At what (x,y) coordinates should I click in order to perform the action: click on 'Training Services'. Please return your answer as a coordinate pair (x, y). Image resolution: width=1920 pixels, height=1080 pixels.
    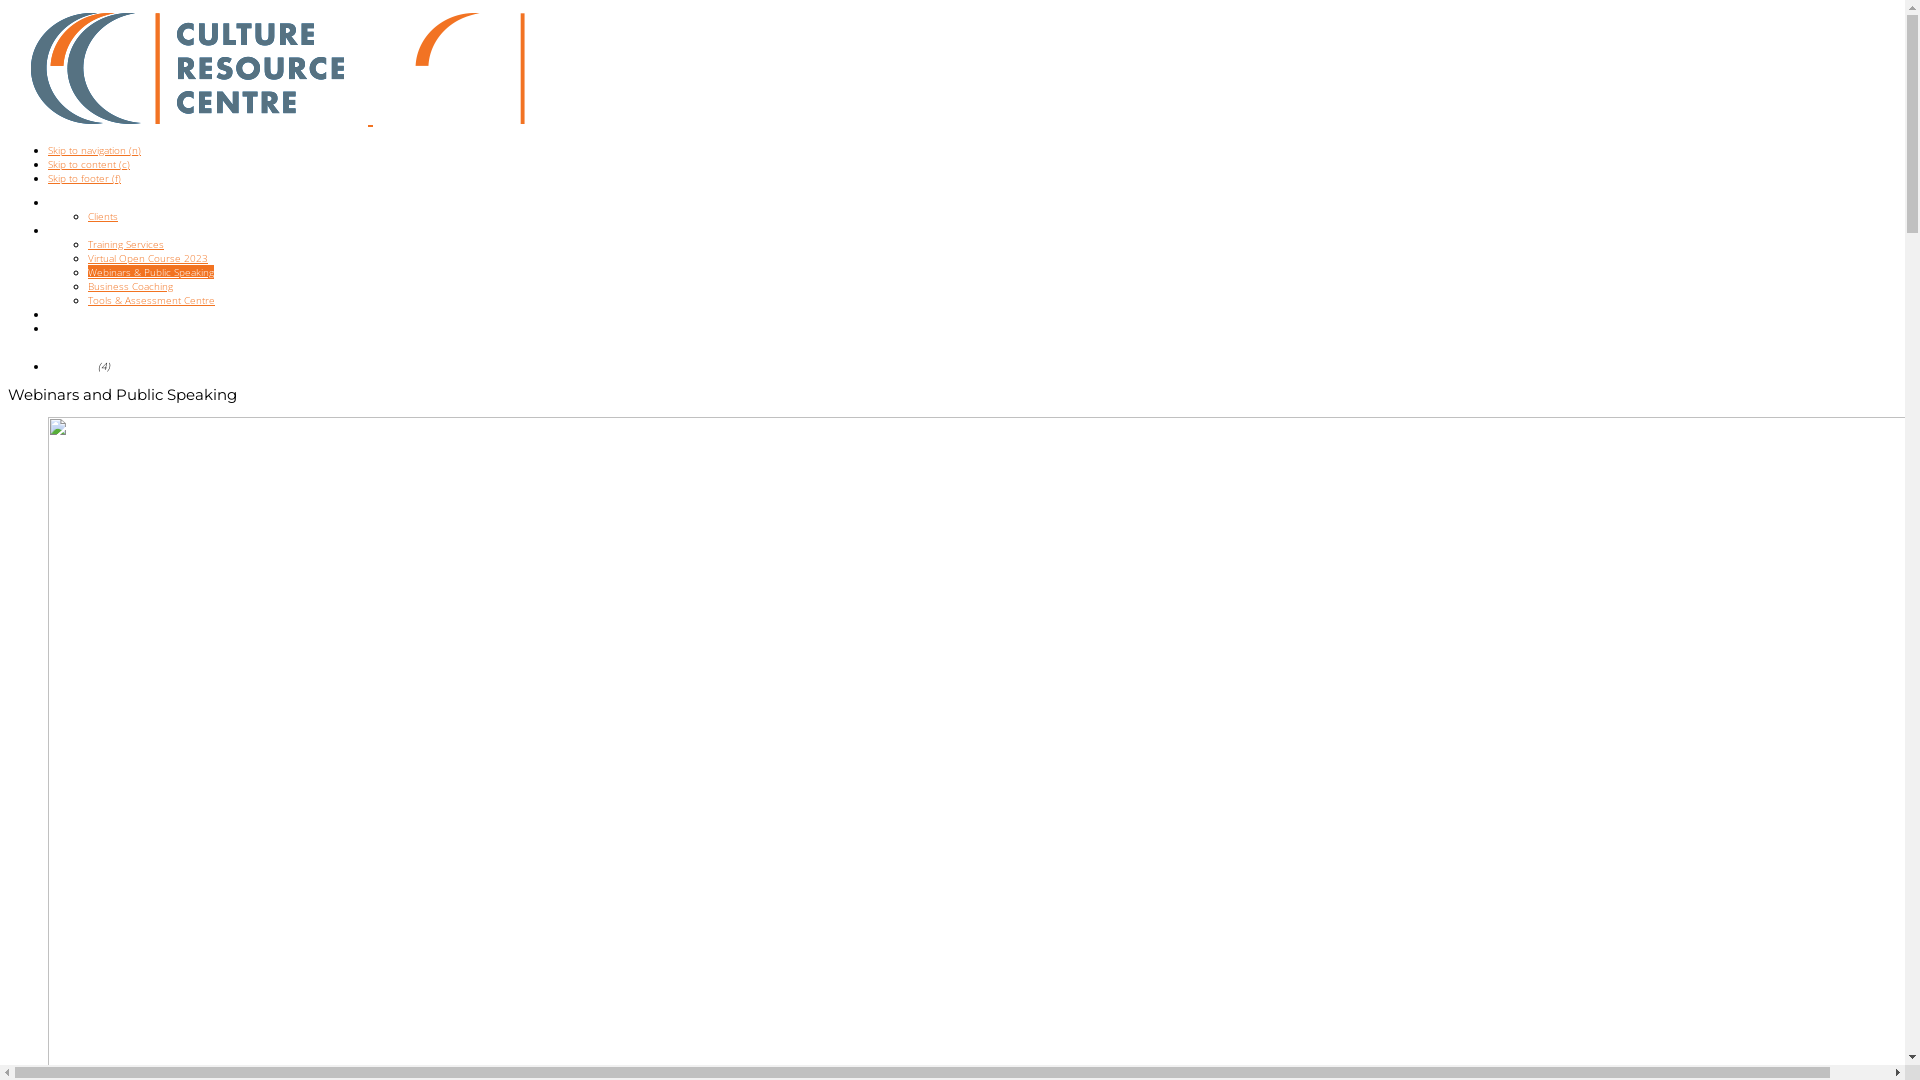
    Looking at the image, I should click on (86, 242).